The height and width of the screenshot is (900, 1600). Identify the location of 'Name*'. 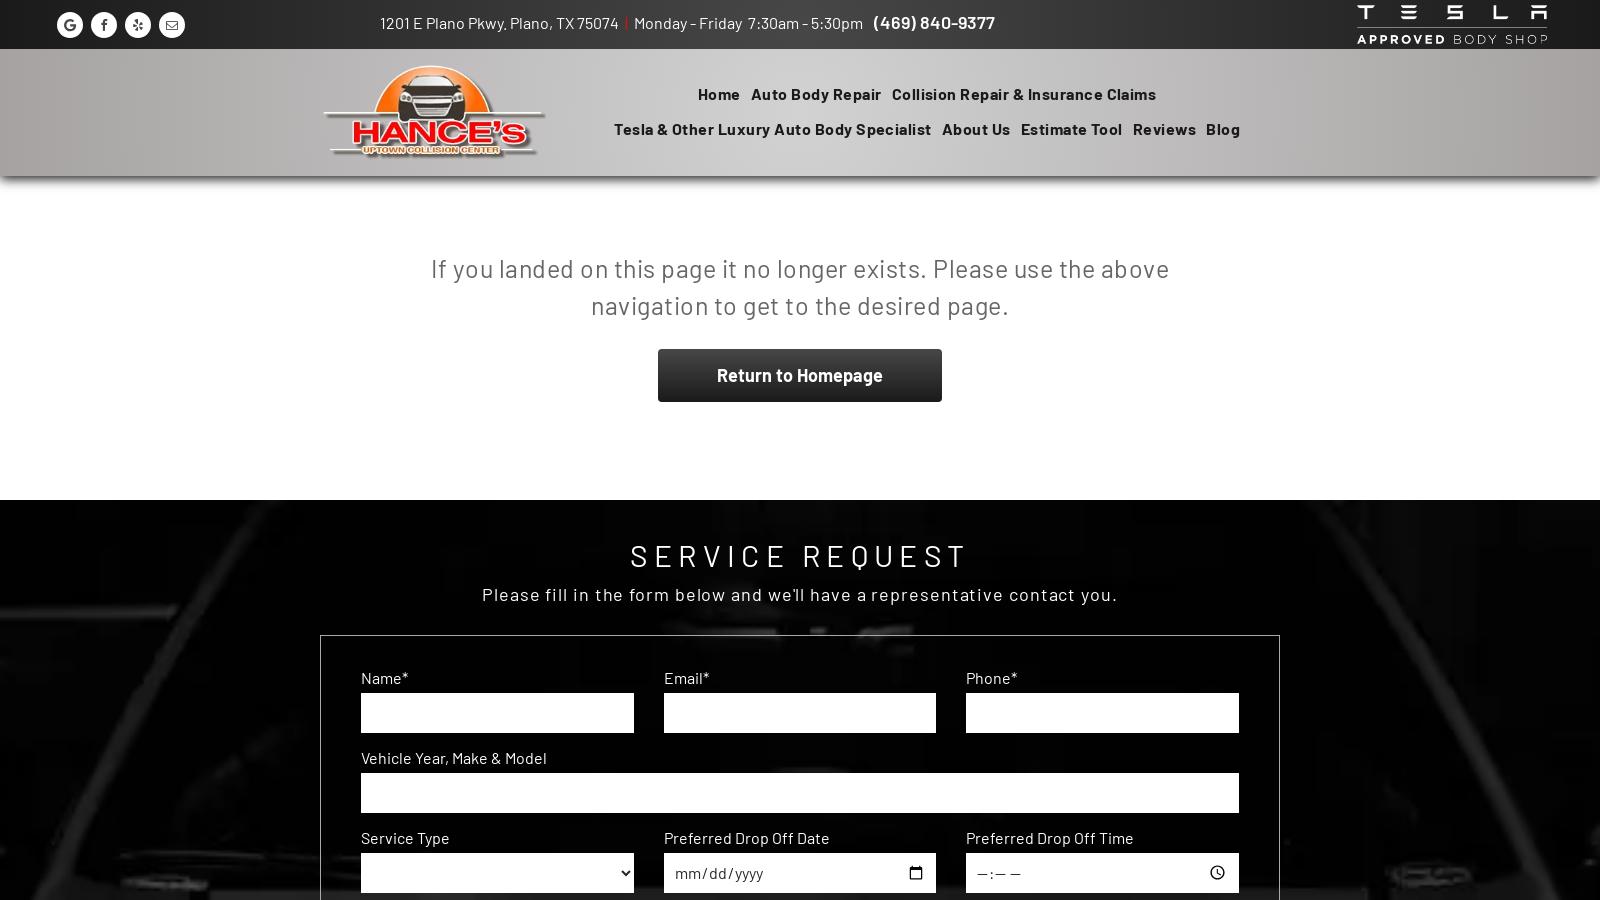
(384, 675).